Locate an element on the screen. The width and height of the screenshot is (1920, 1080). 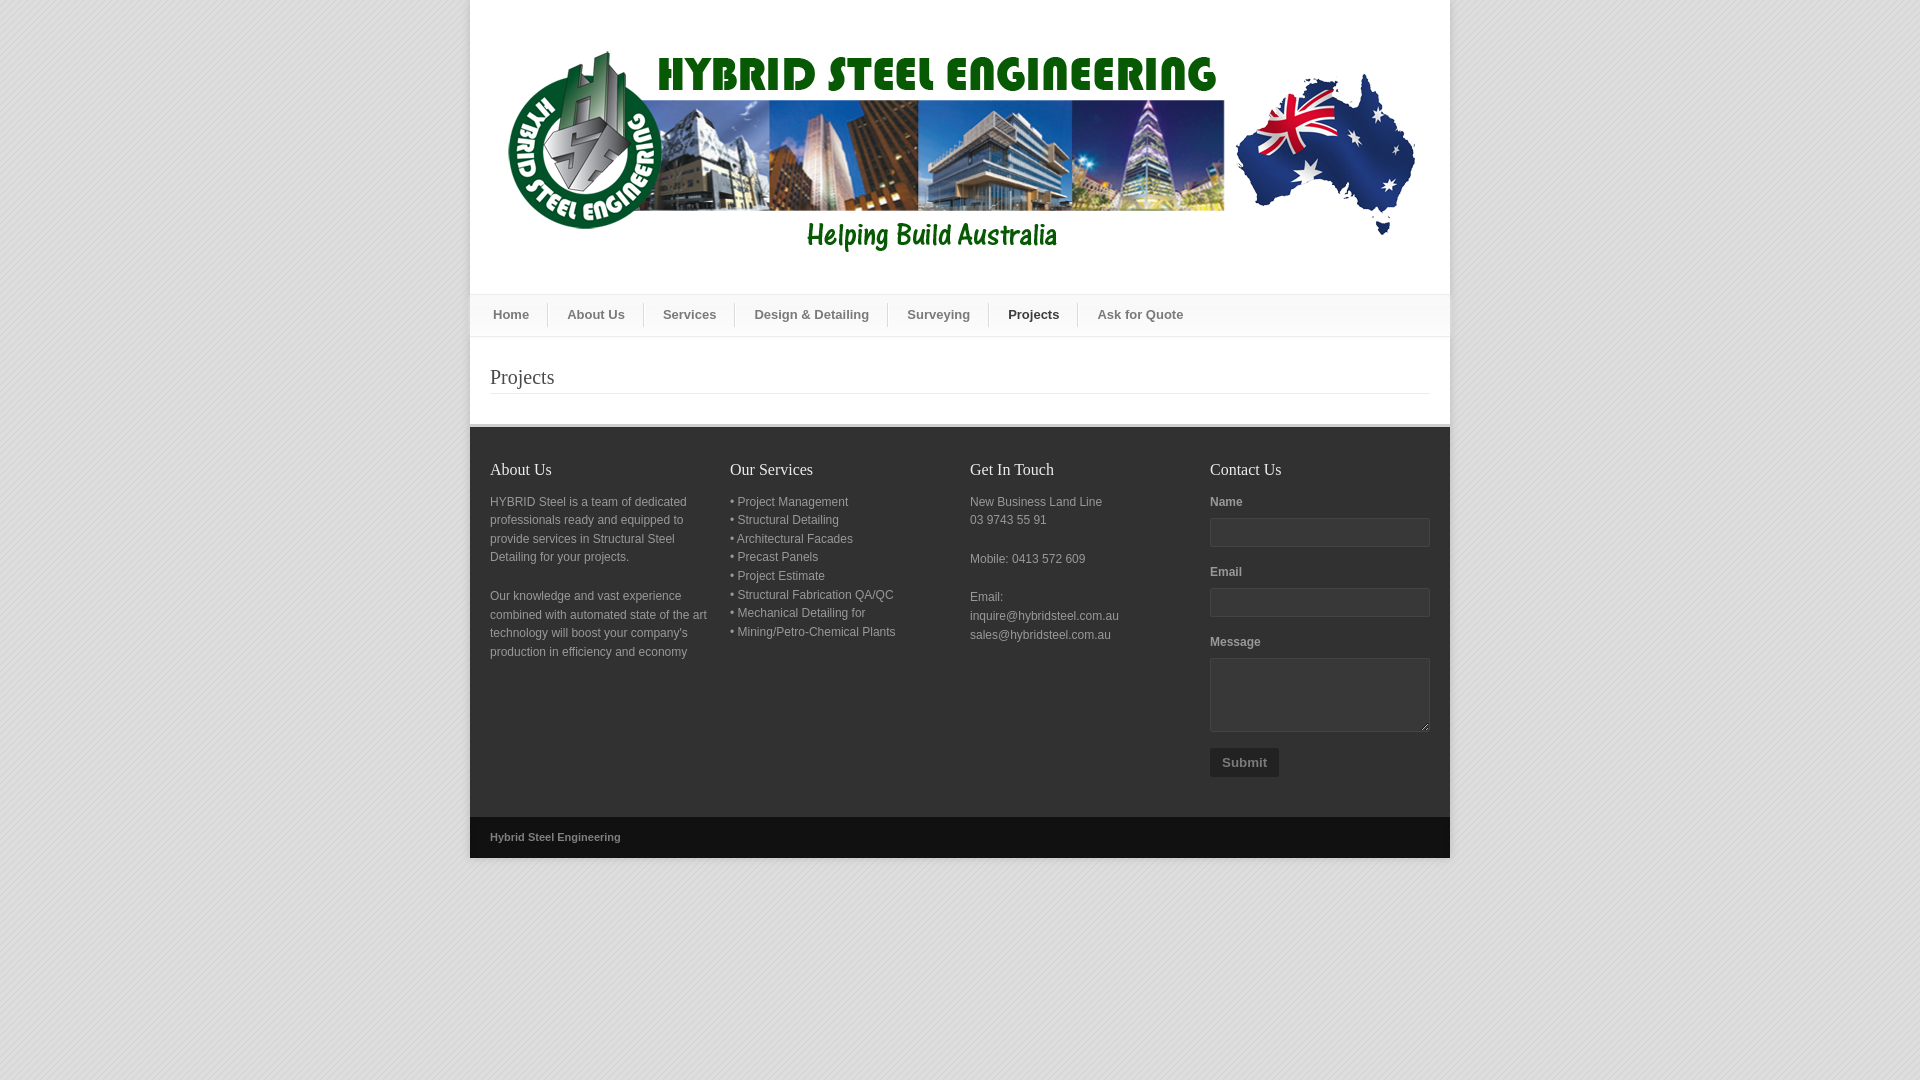
'Submit' is located at coordinates (1243, 762).